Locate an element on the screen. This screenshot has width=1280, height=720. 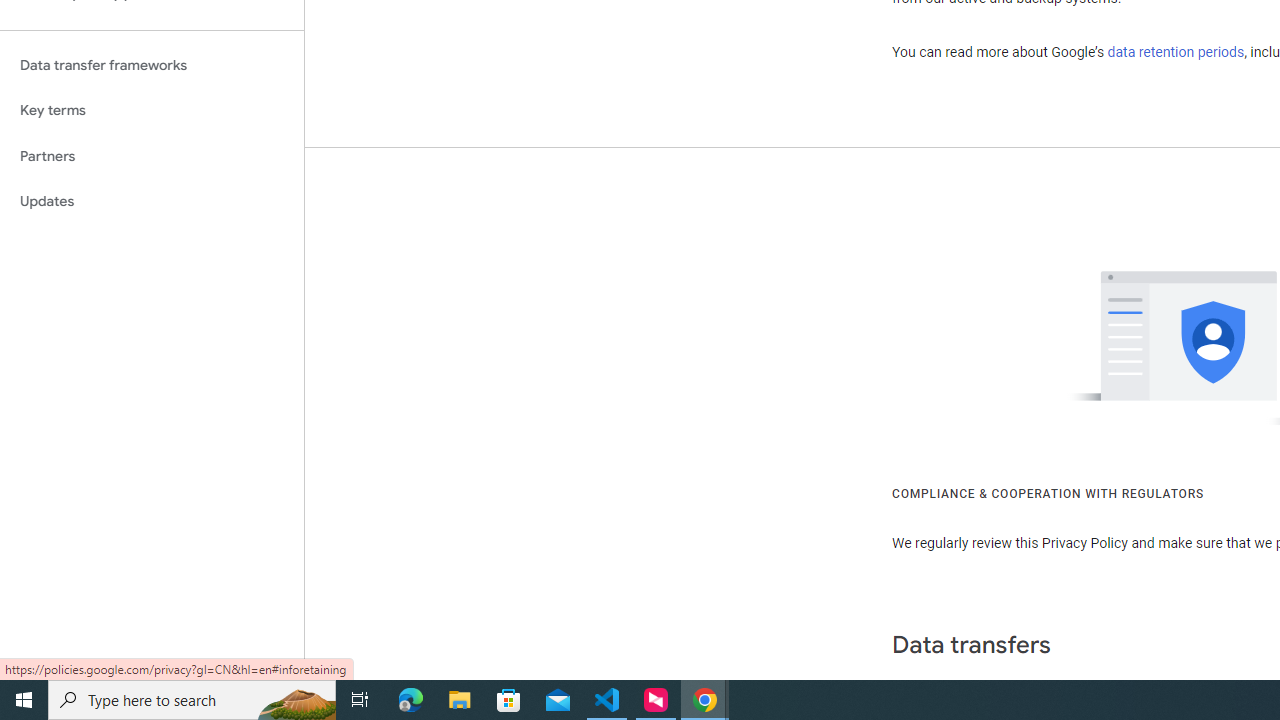
'Data transfer frameworks' is located at coordinates (151, 64).